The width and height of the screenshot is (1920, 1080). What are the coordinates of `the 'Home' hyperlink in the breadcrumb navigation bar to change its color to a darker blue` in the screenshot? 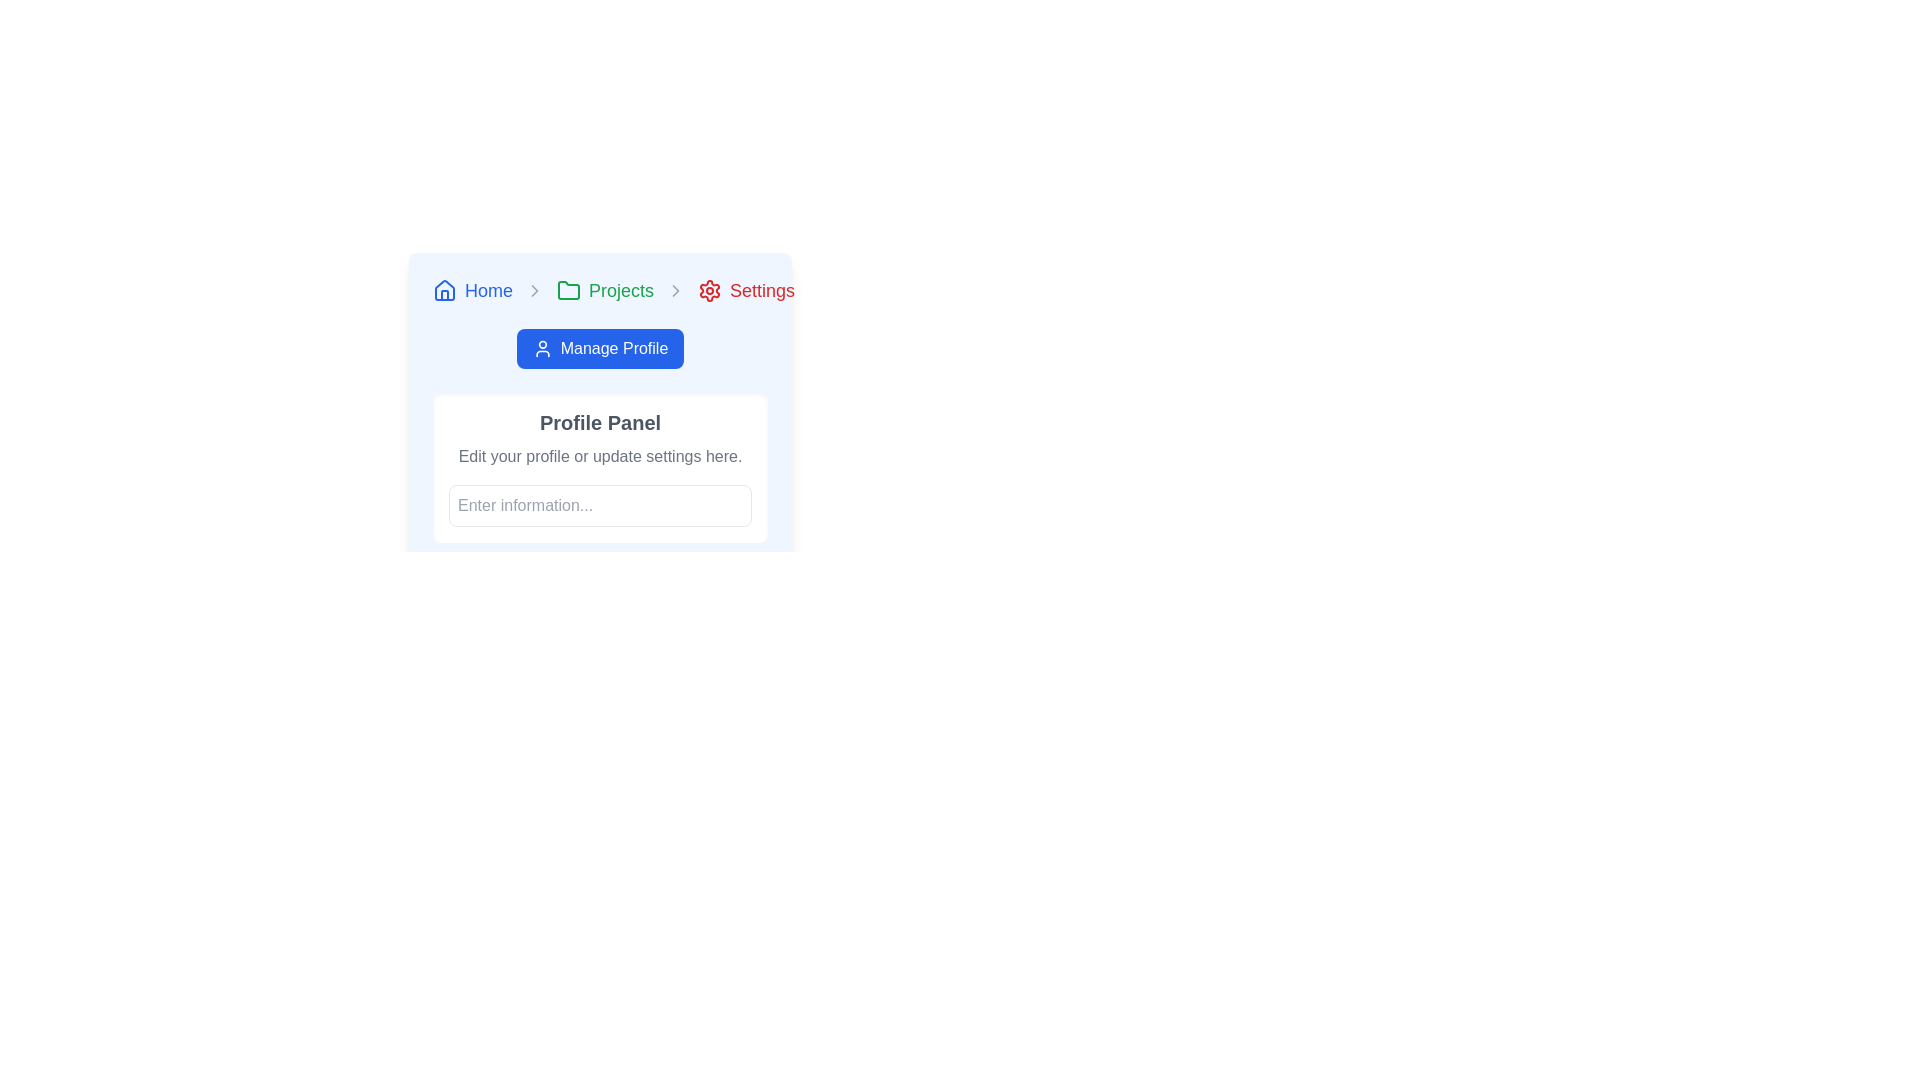 It's located at (489, 290).